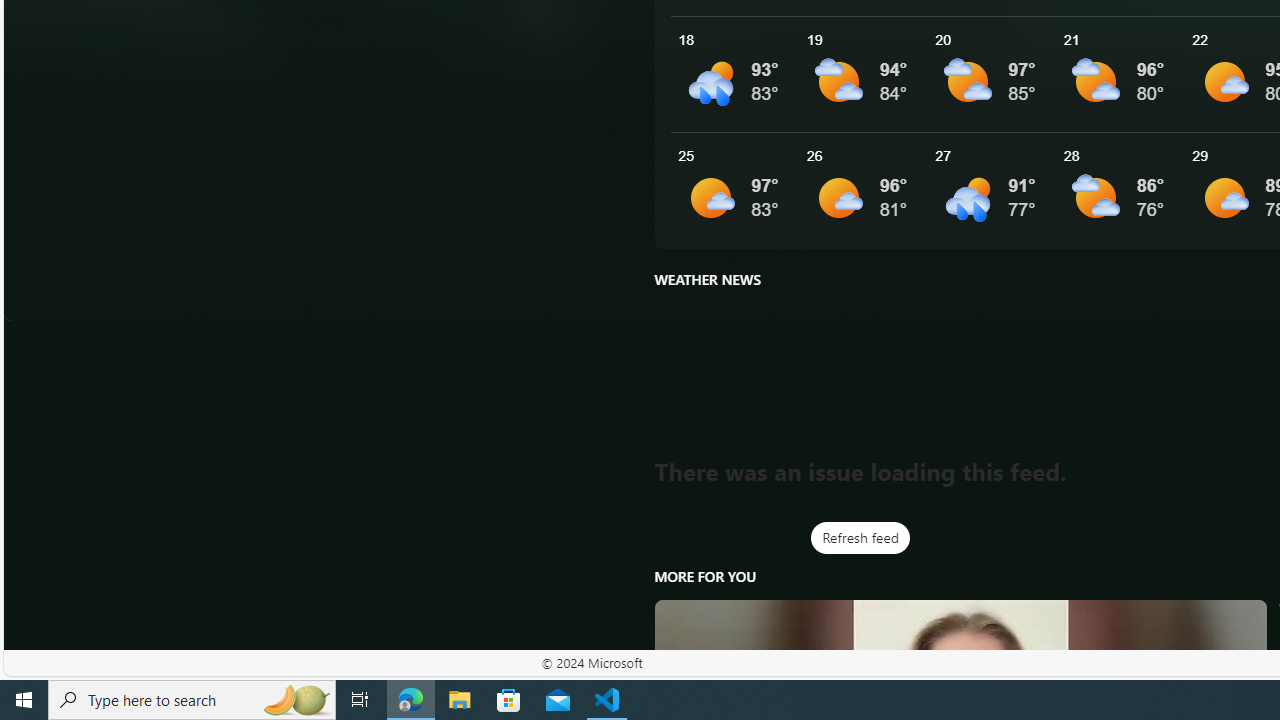 The height and width of the screenshot is (720, 1280). What do you see at coordinates (860, 537) in the screenshot?
I see `'Refresh feed'` at bounding box center [860, 537].